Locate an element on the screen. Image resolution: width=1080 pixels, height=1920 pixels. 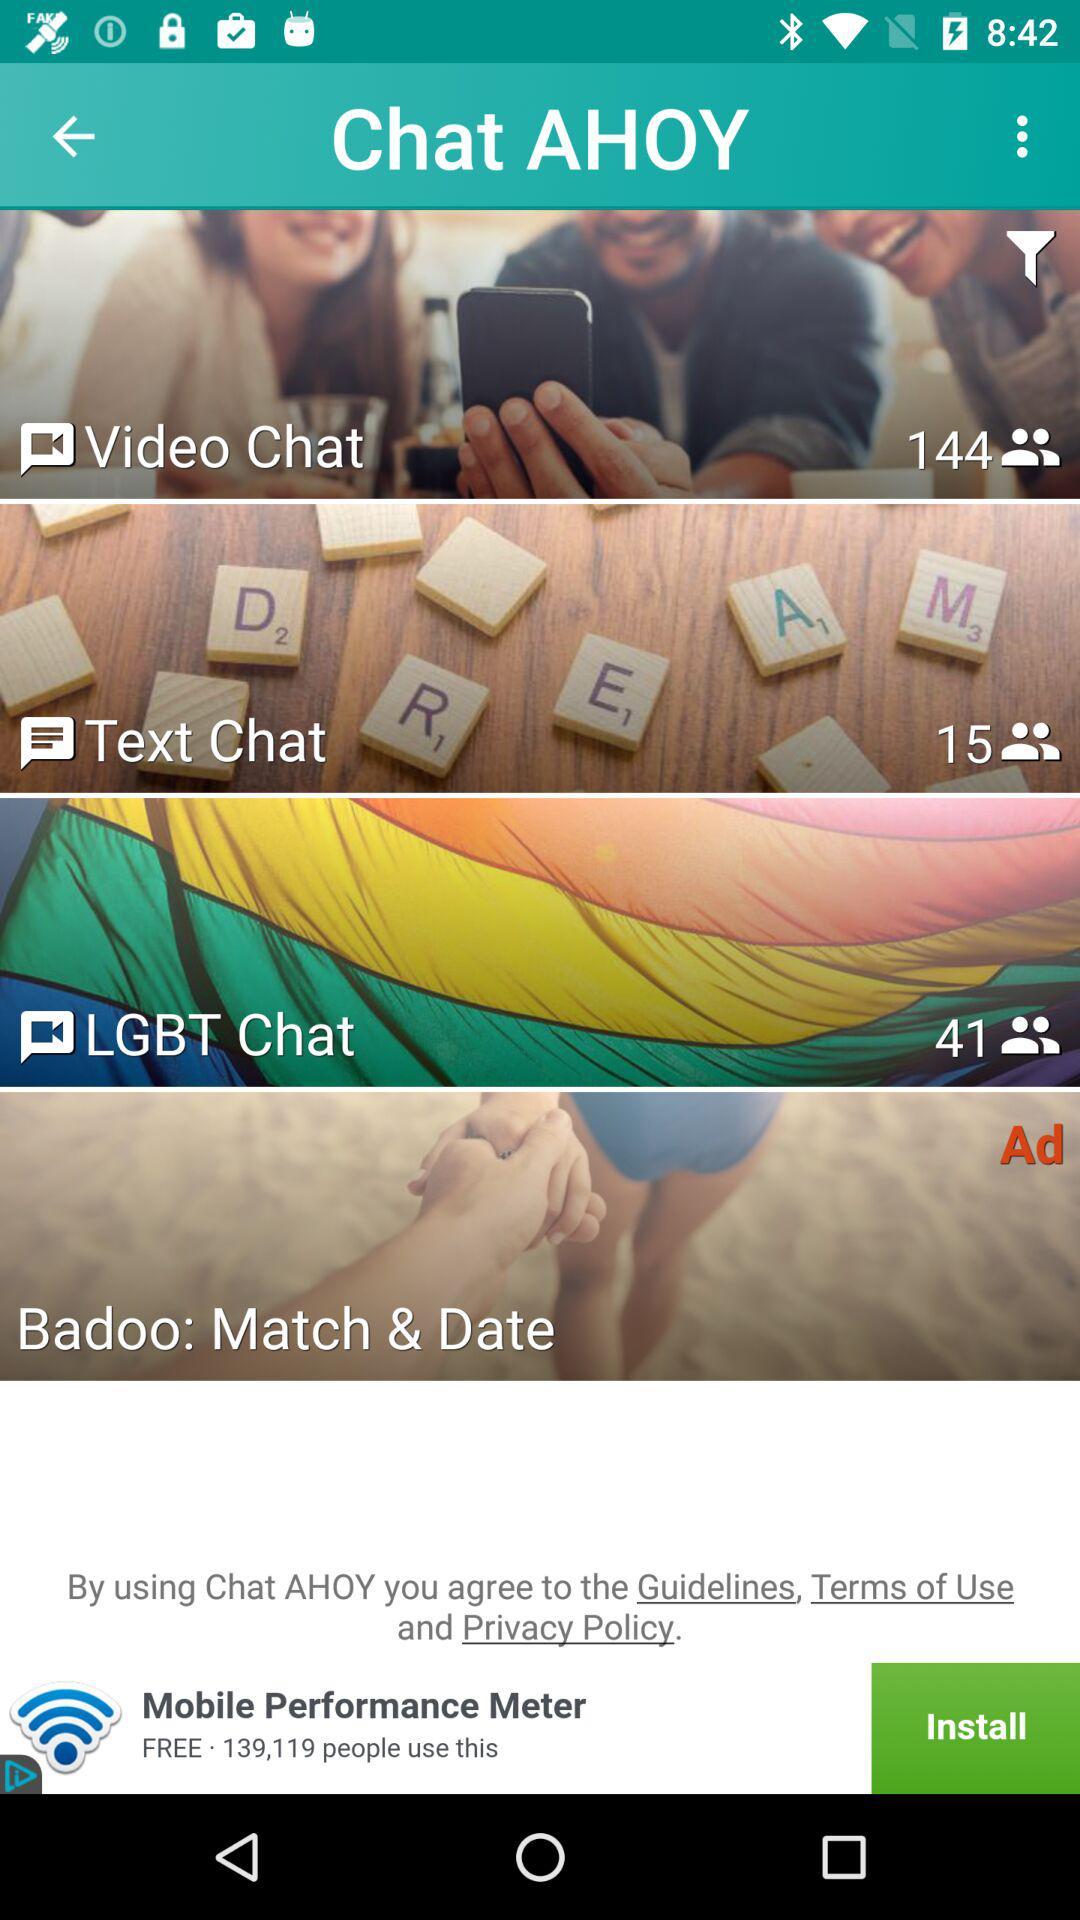
item above the 153 item is located at coordinates (1026, 262).